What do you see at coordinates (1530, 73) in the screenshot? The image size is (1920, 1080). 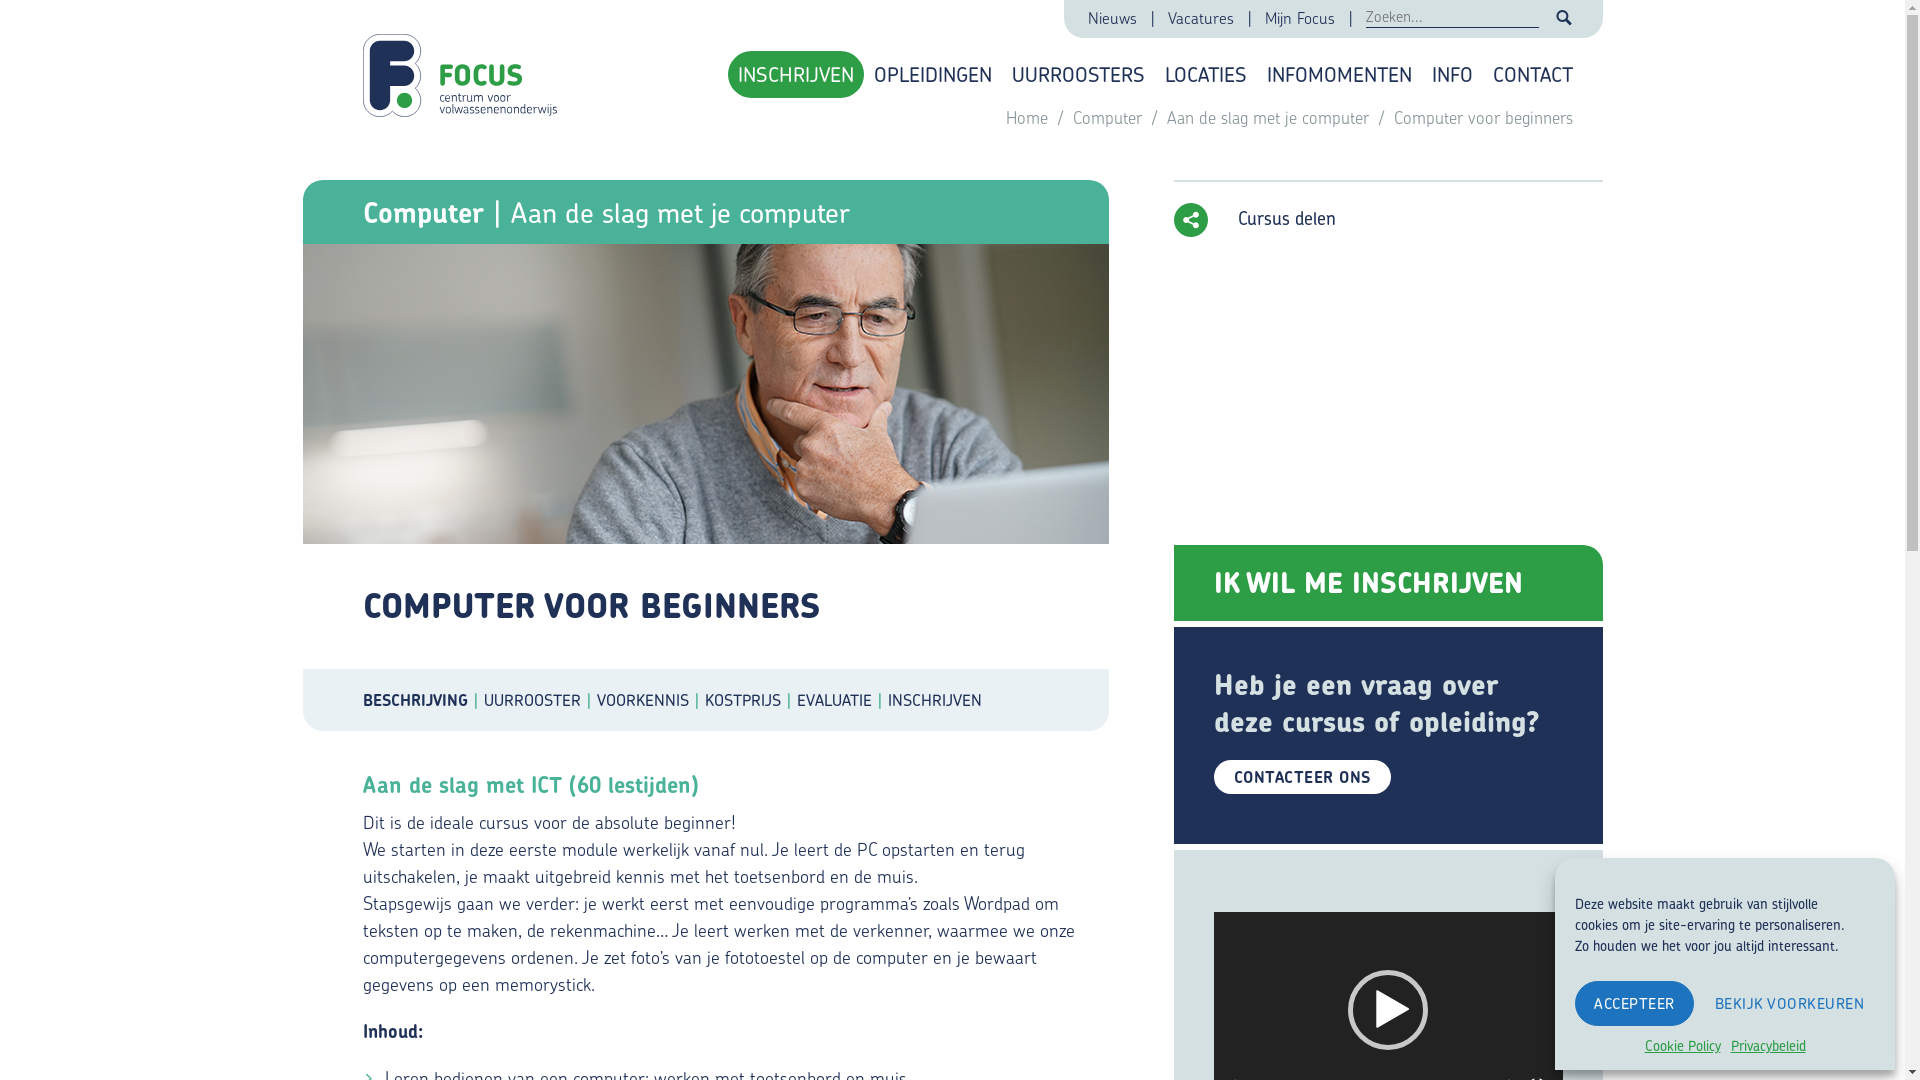 I see `'CONTACT'` at bounding box center [1530, 73].